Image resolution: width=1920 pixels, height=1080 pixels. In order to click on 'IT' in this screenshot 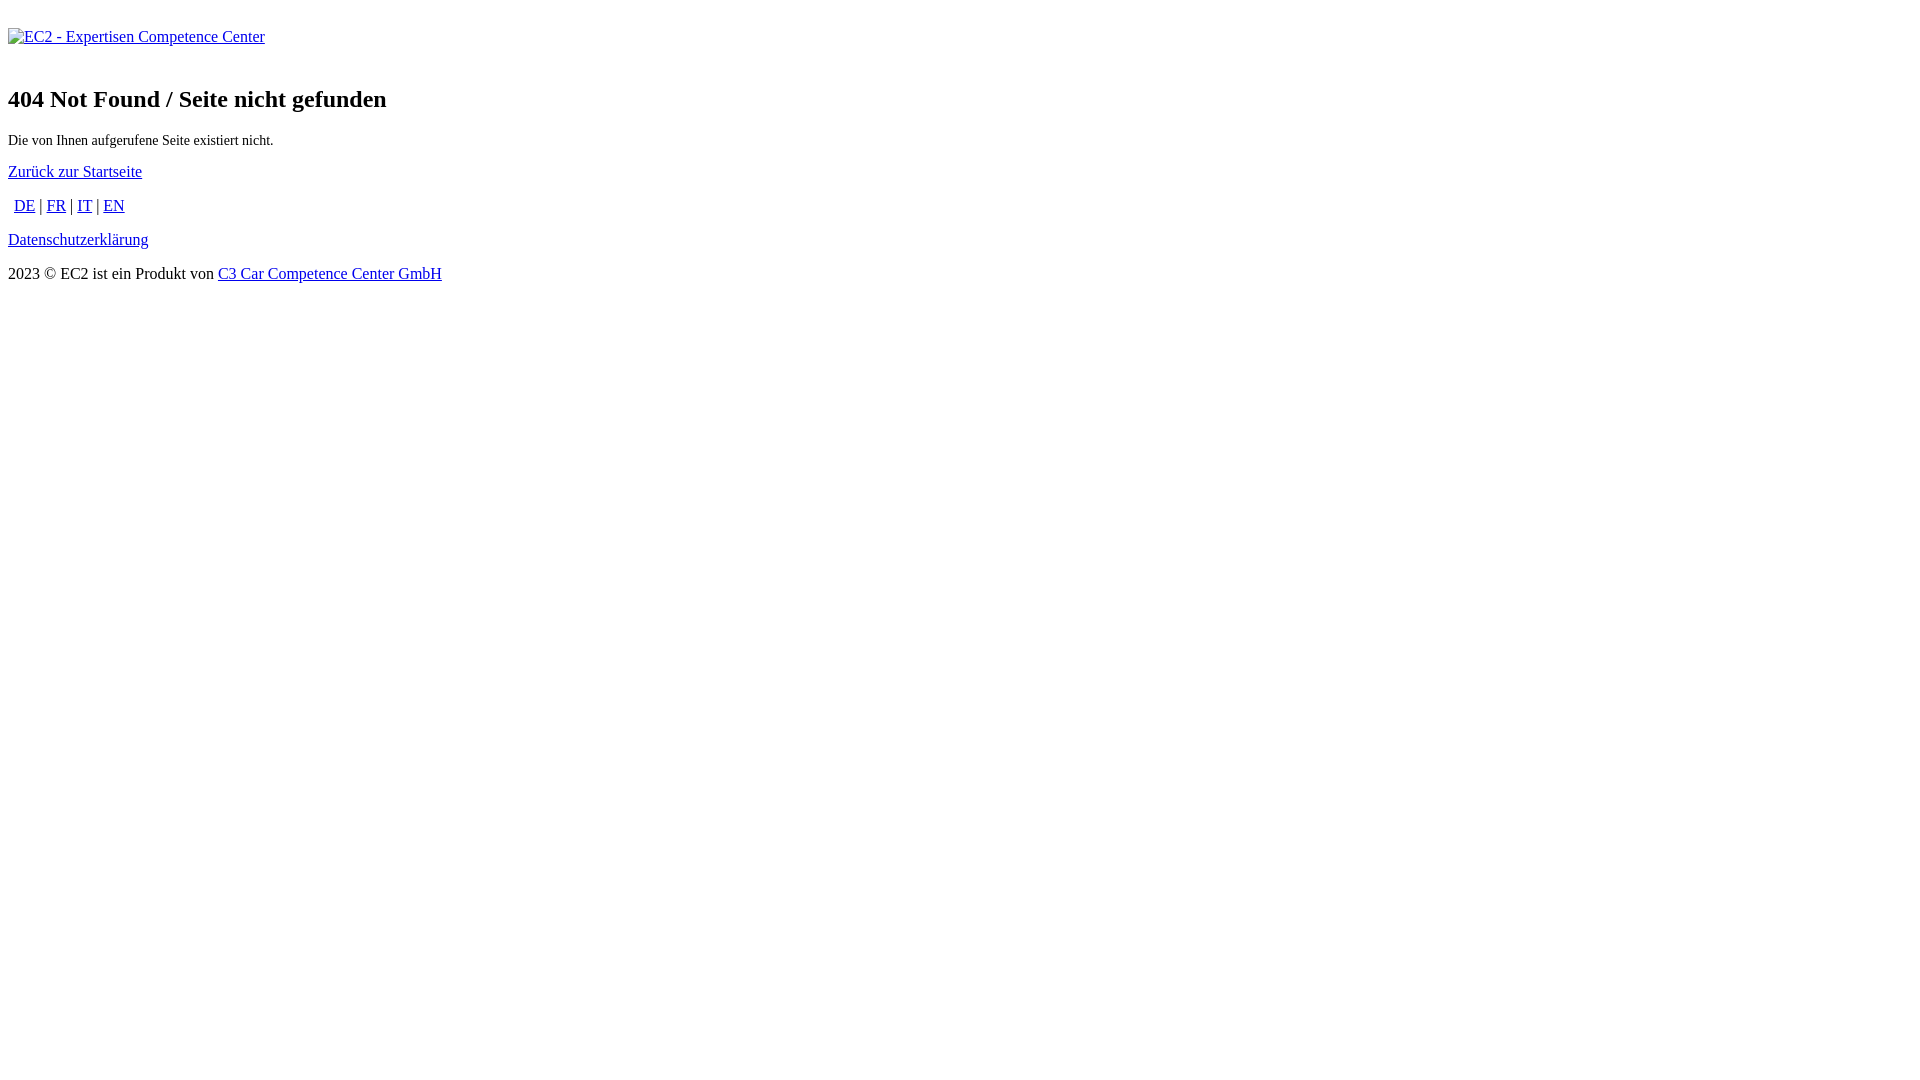, I will do `click(83, 205)`.